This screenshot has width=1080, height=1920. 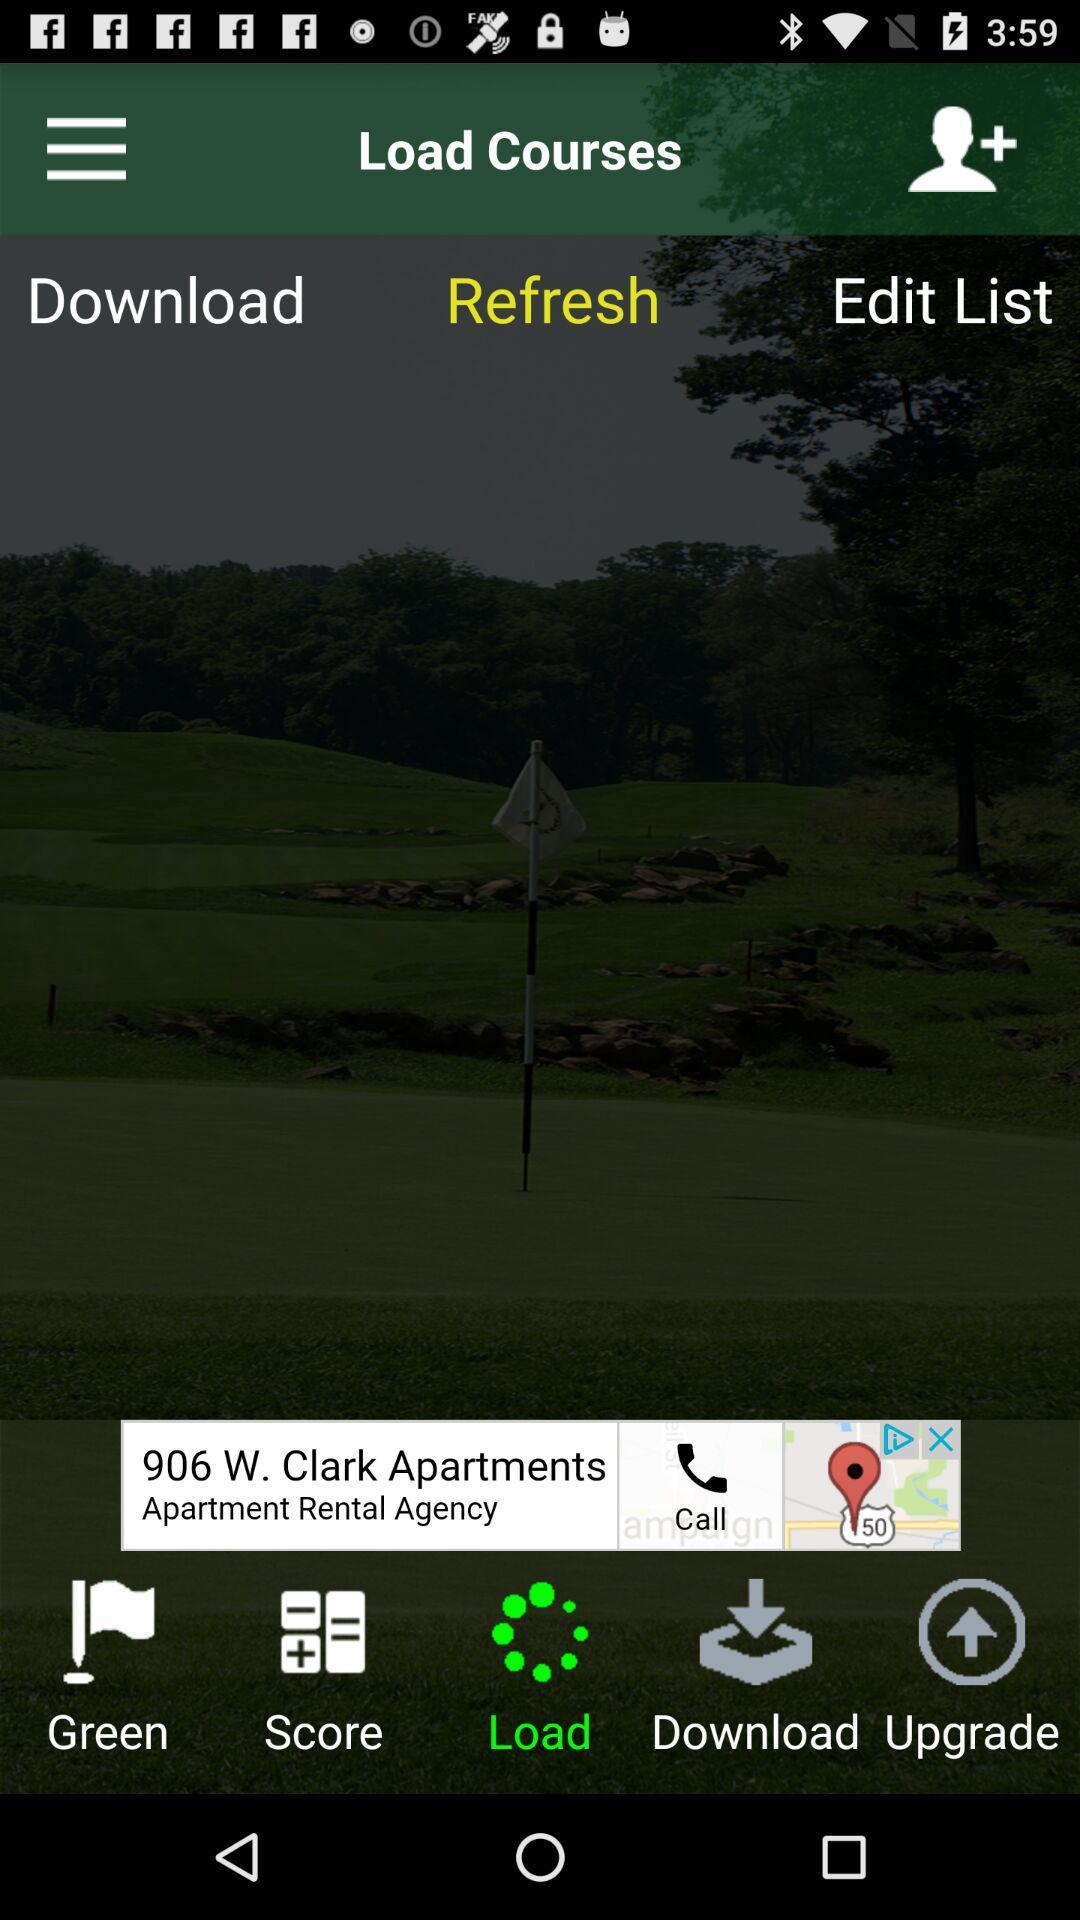 What do you see at coordinates (77, 148) in the screenshot?
I see `menu tab` at bounding box center [77, 148].